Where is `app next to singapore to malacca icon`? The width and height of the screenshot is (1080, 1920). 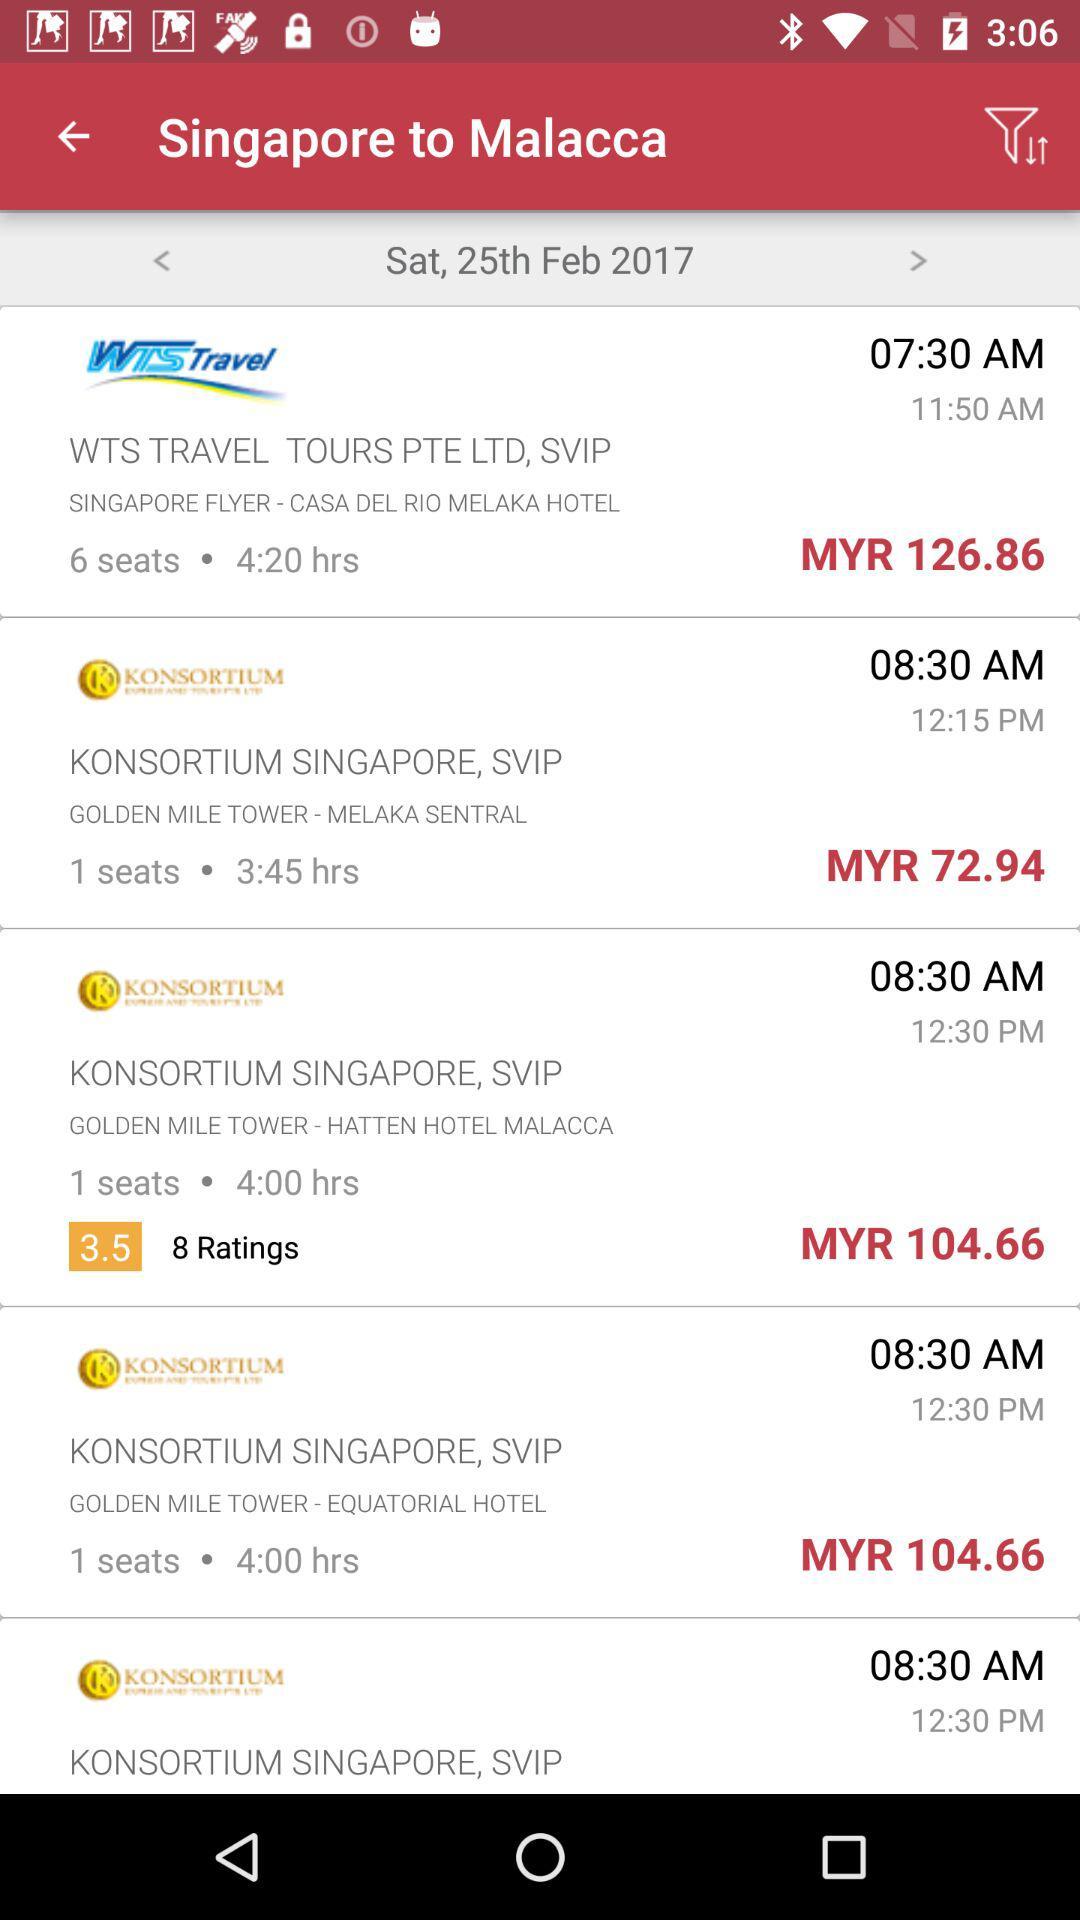
app next to singapore to malacca icon is located at coordinates (1016, 135).